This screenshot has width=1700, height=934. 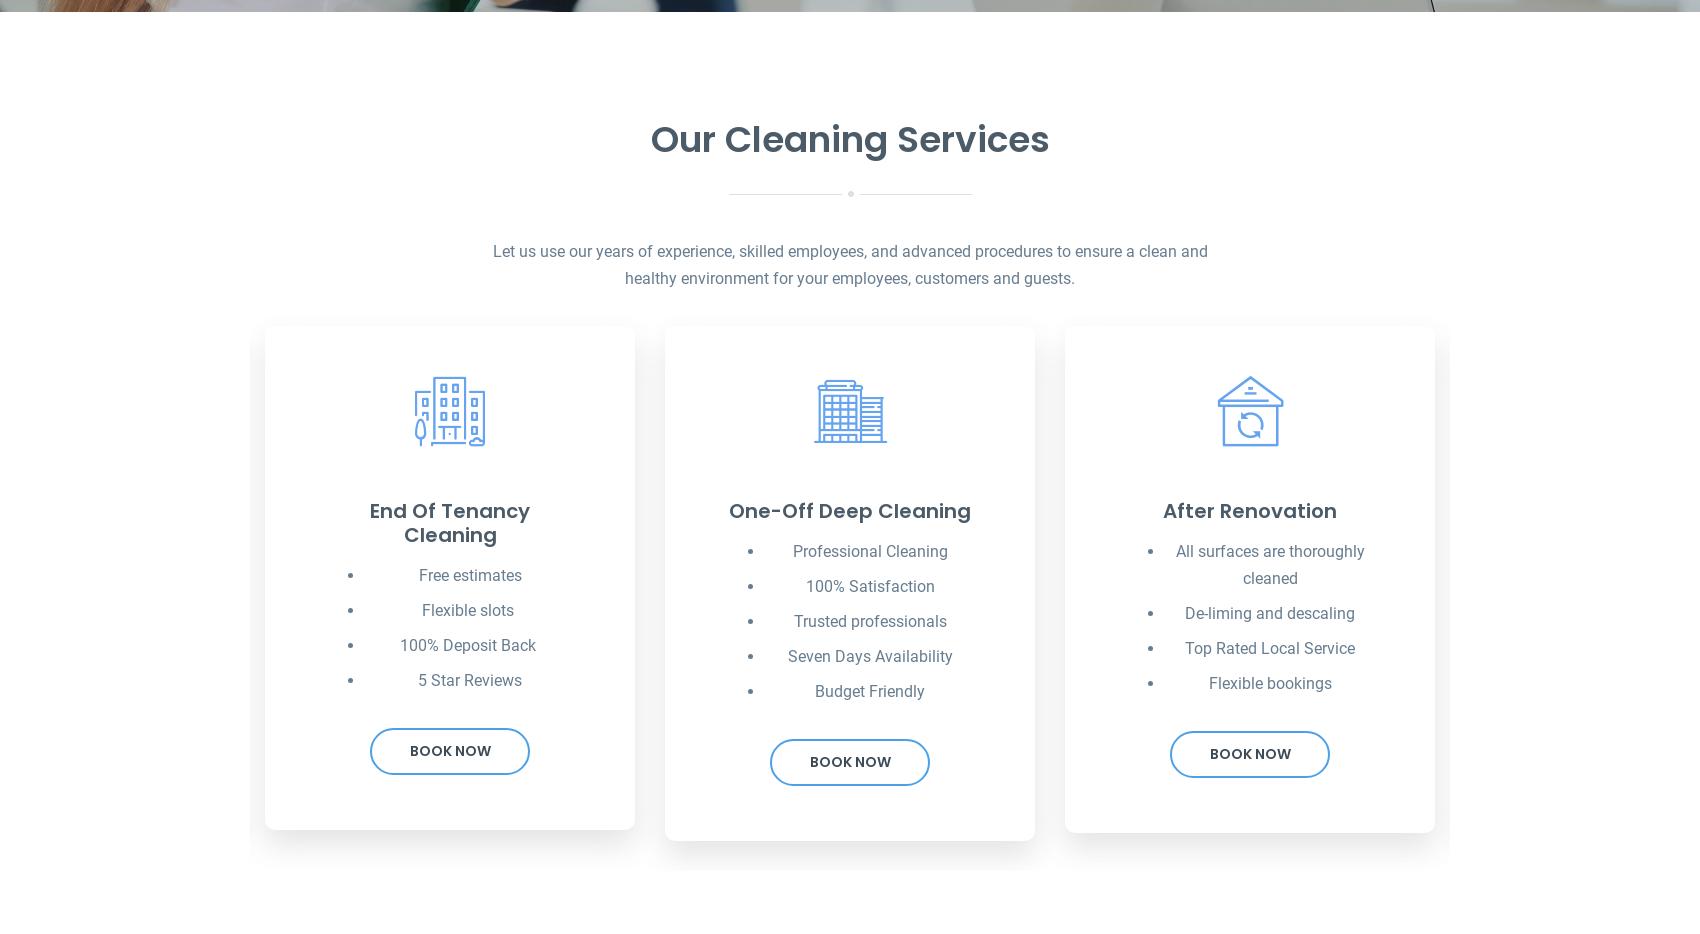 I want to click on 'All surfaces are thoroughly cleaned', so click(x=1268, y=563).